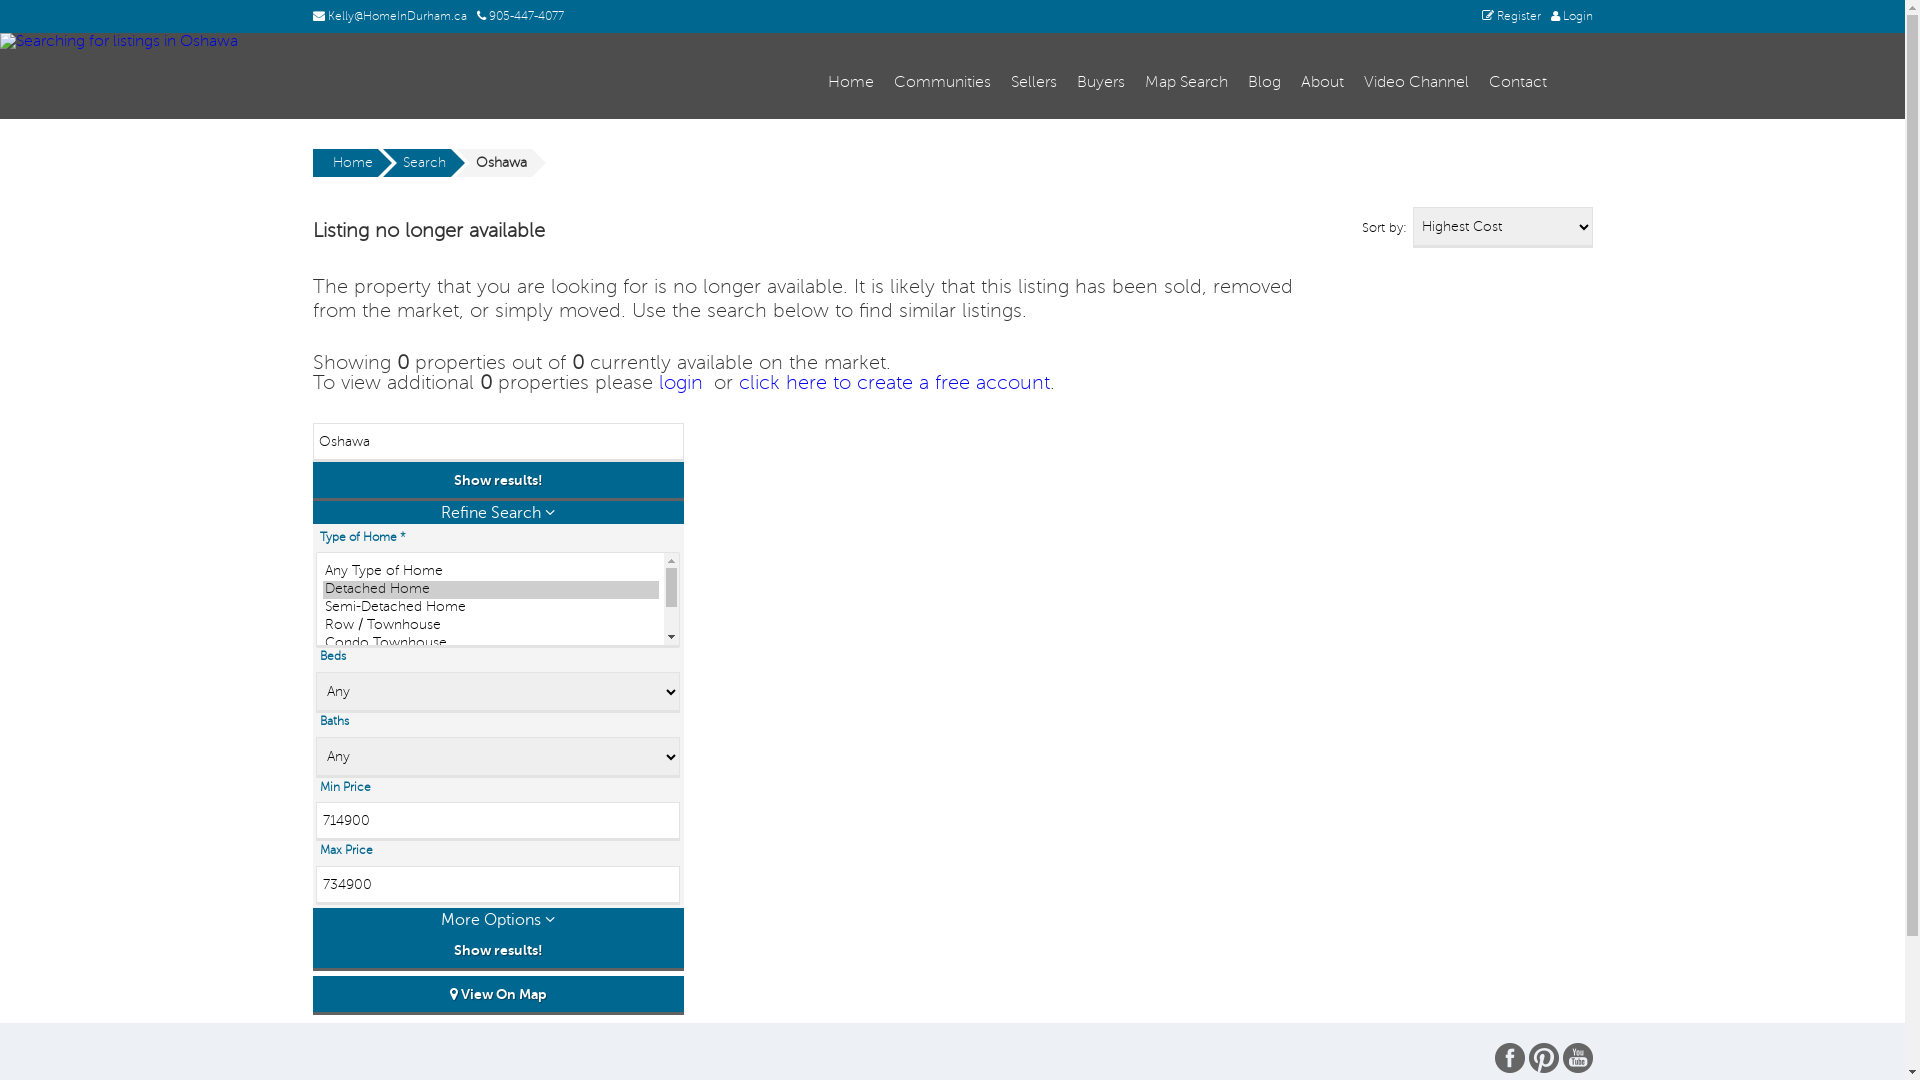  What do you see at coordinates (497, 919) in the screenshot?
I see `'More Options'` at bounding box center [497, 919].